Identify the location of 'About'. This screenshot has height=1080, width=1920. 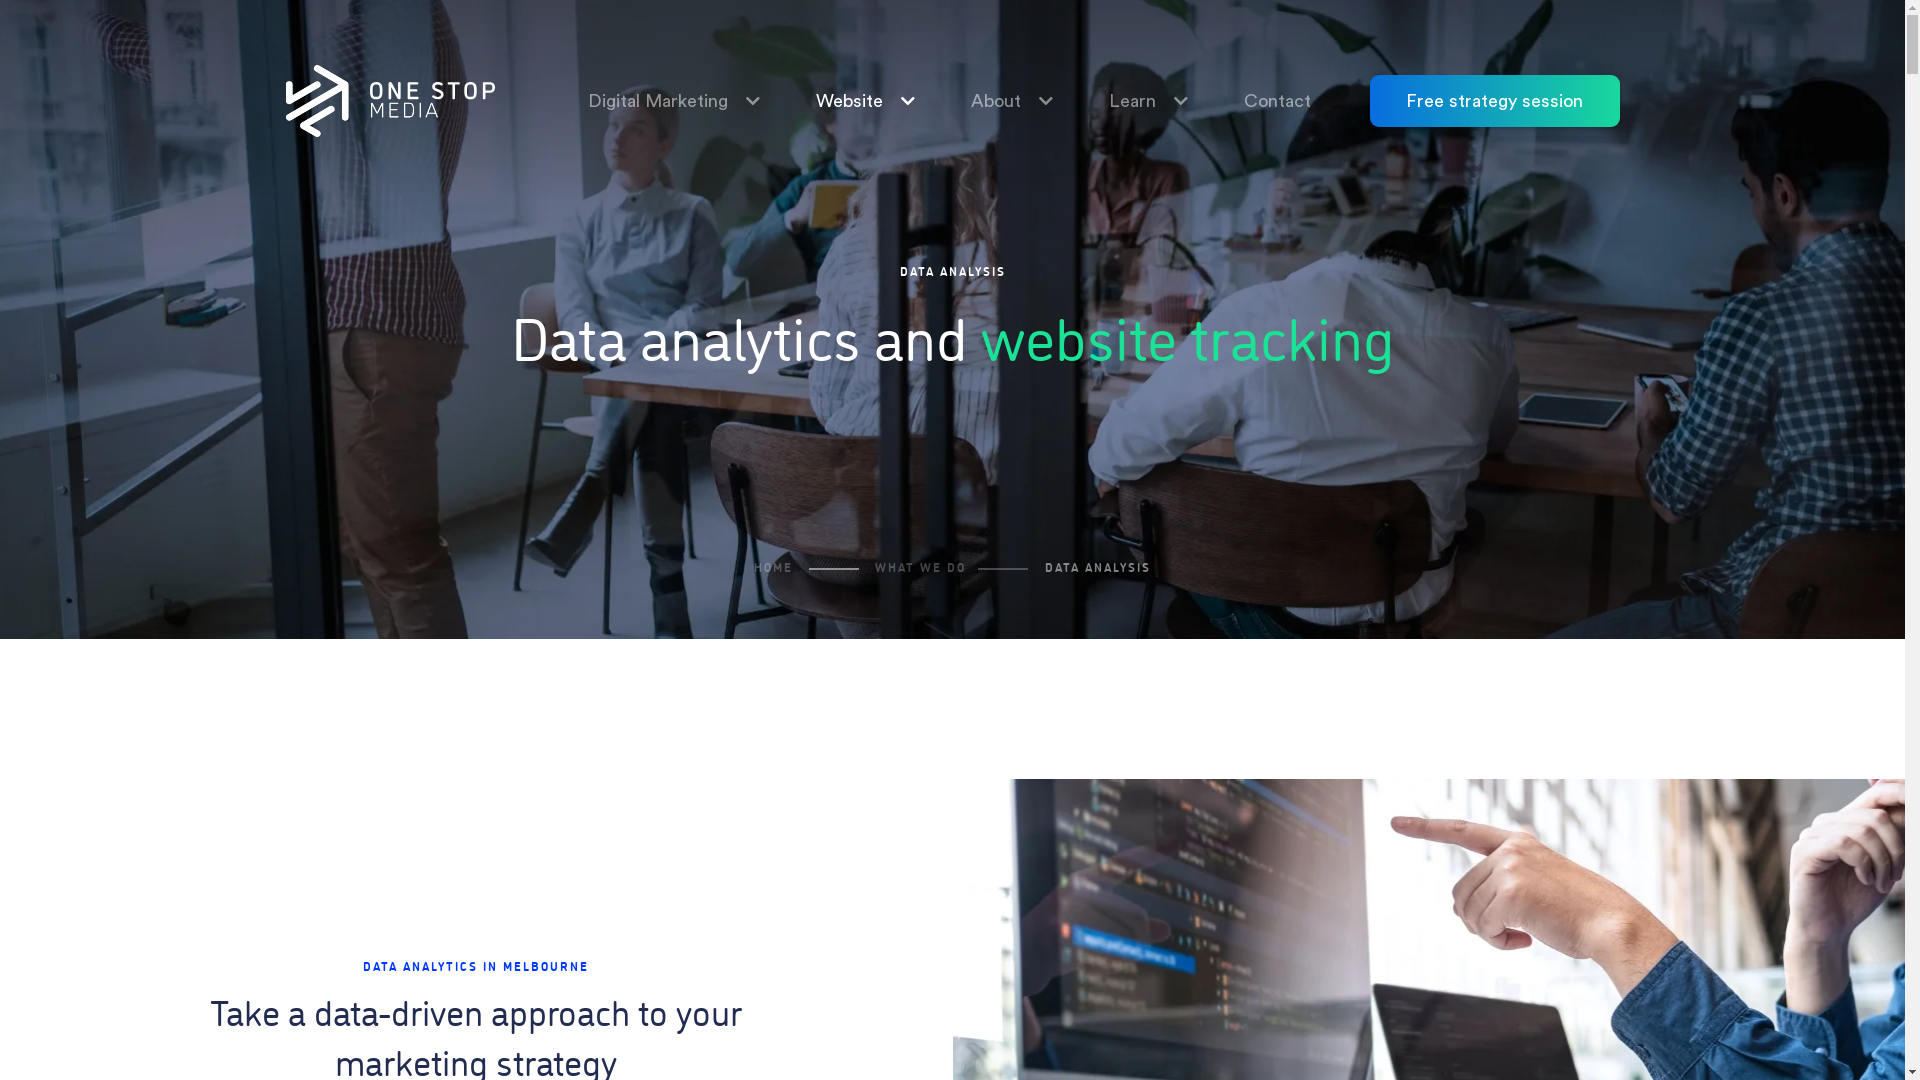
(936, 100).